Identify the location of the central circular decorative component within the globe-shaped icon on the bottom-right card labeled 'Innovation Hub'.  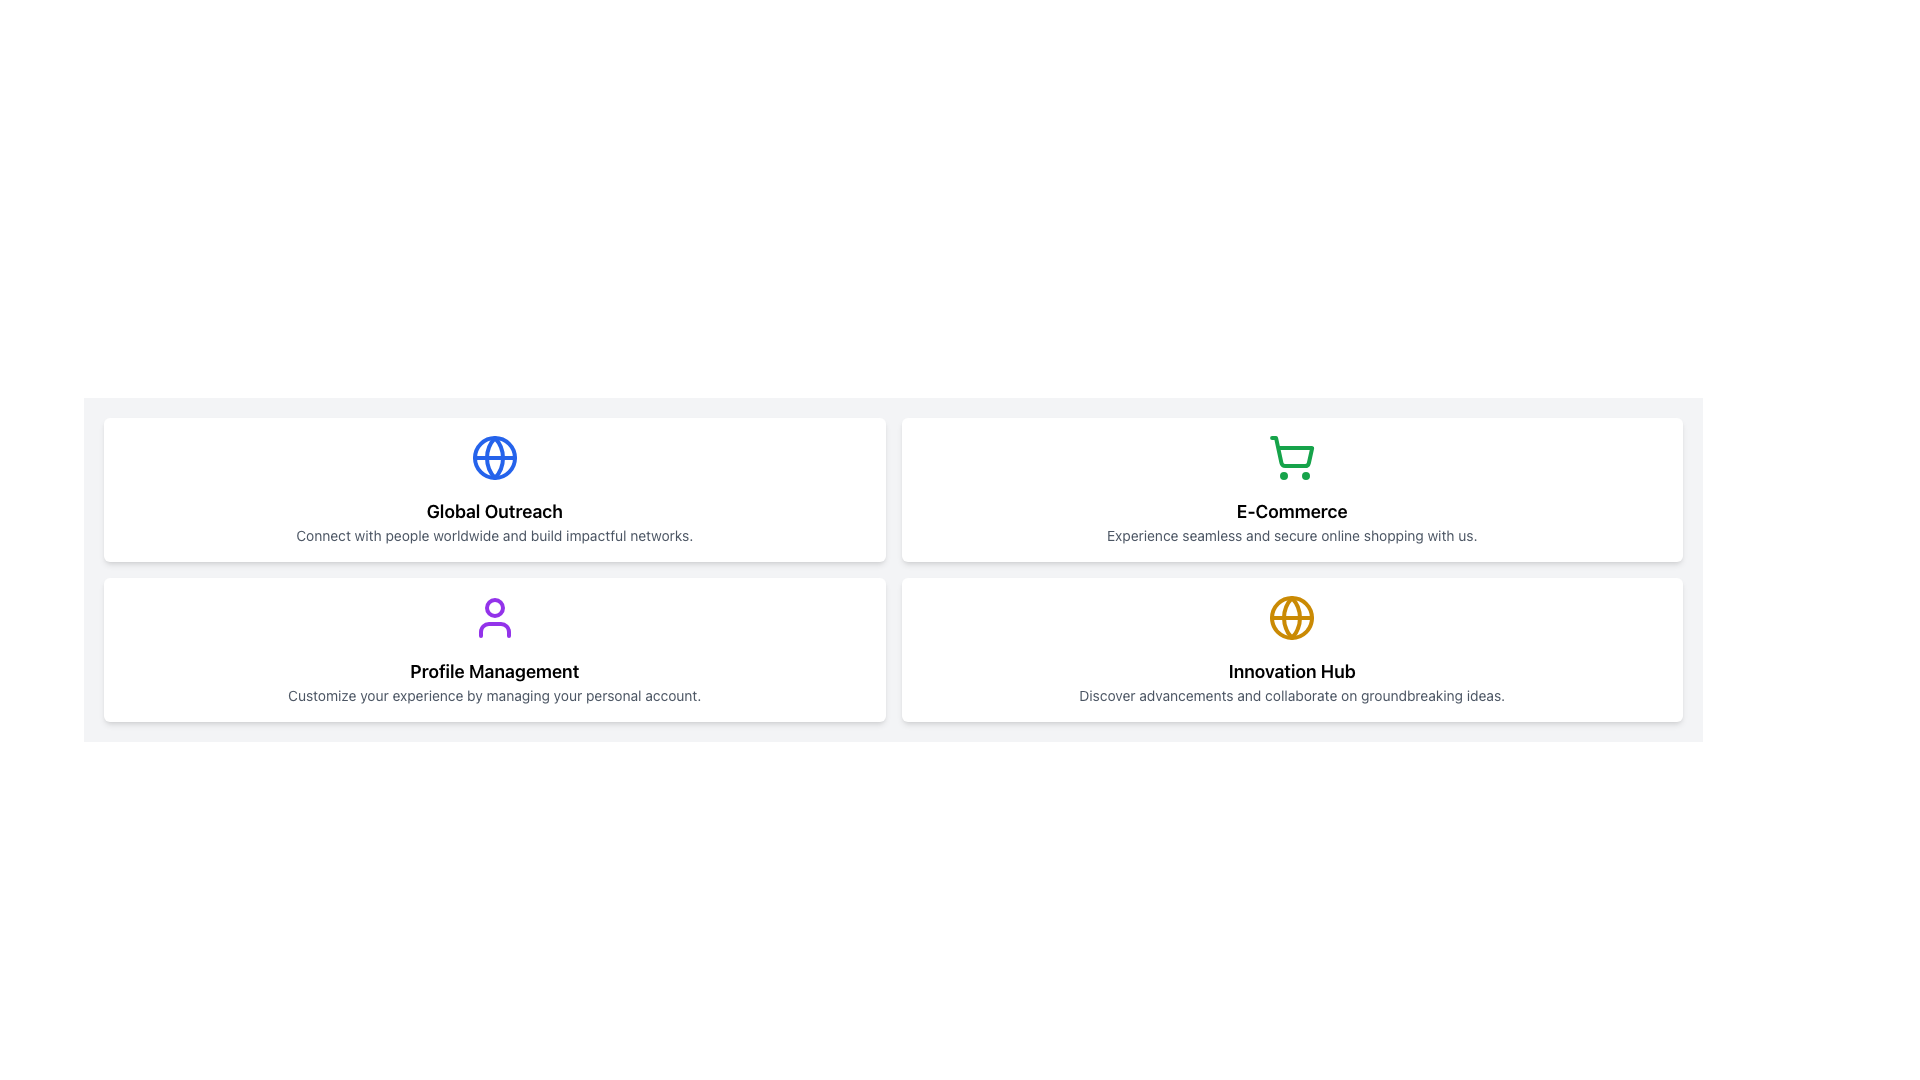
(1292, 616).